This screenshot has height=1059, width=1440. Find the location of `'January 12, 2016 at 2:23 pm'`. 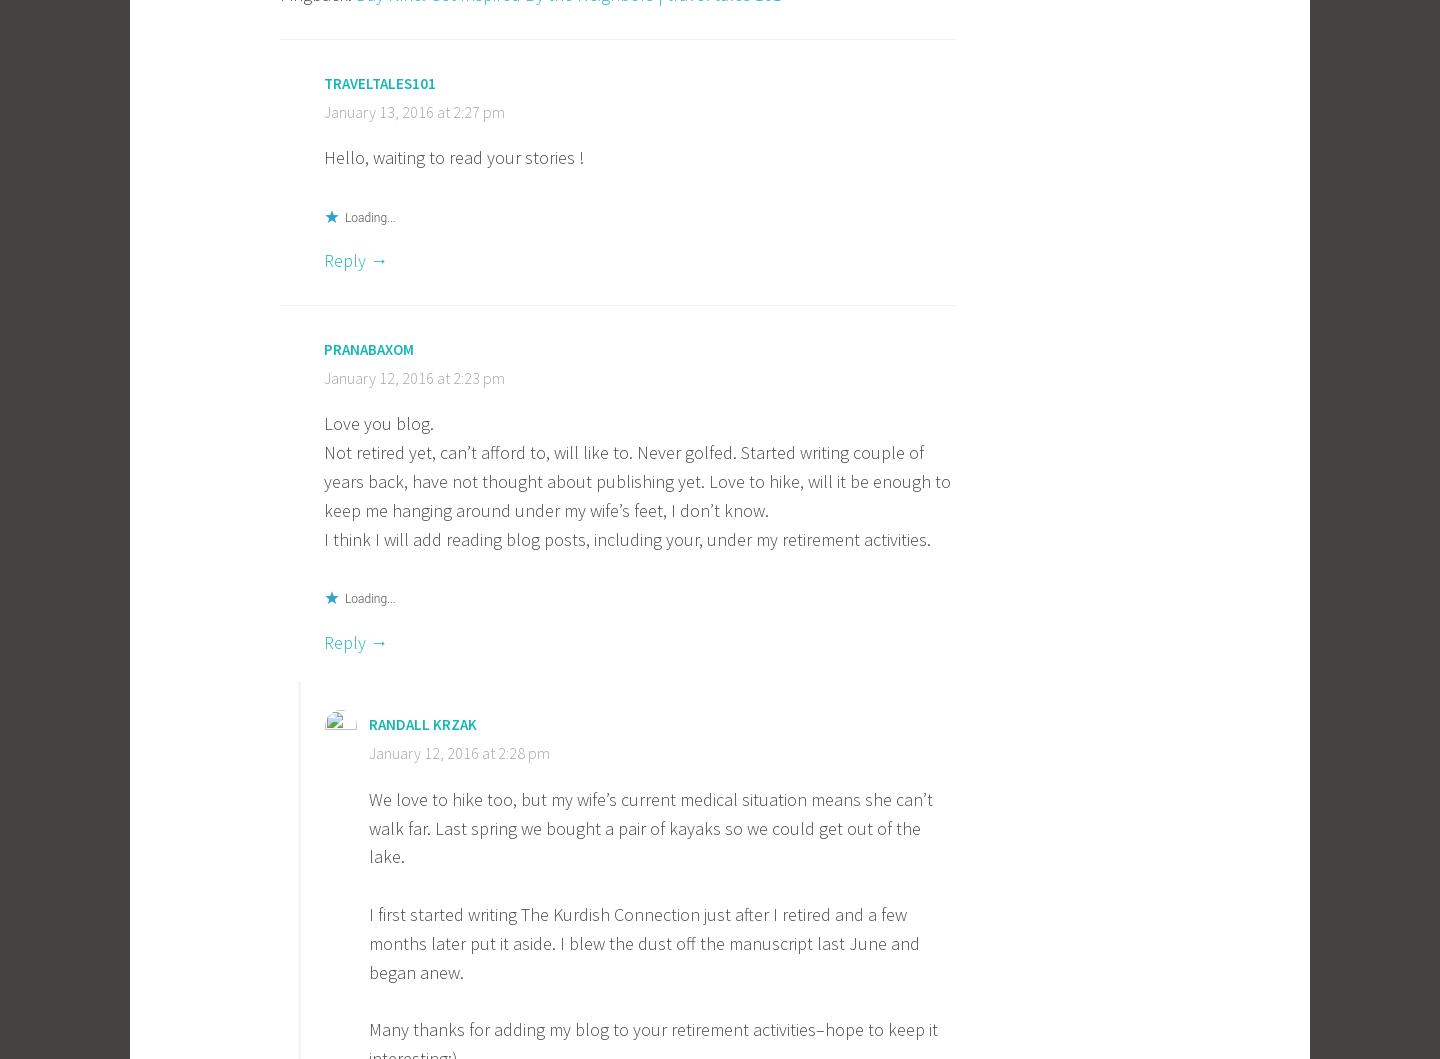

'January 12, 2016 at 2:23 pm' is located at coordinates (413, 376).